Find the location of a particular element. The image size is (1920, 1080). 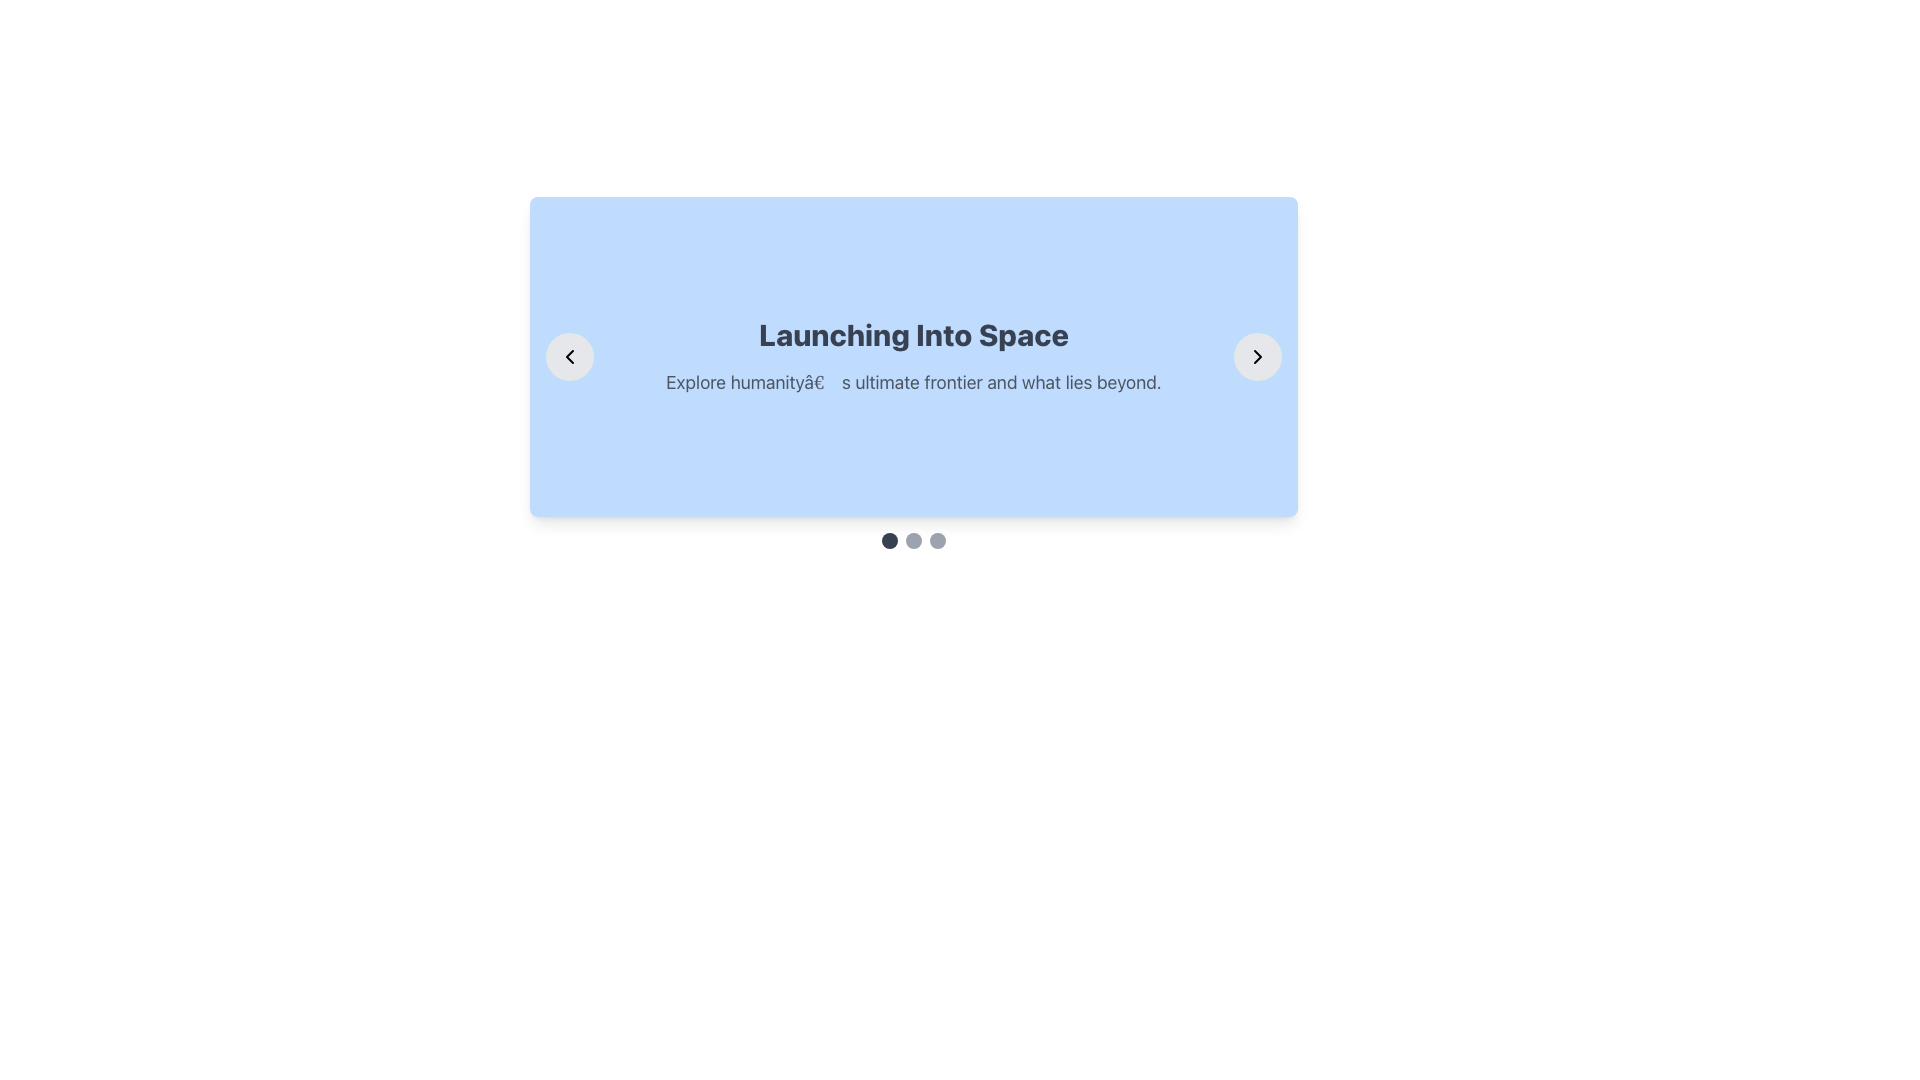

the right navigation button, which is a circular button with a gray background and a black arrowhead pointing to the right is located at coordinates (1256, 356).